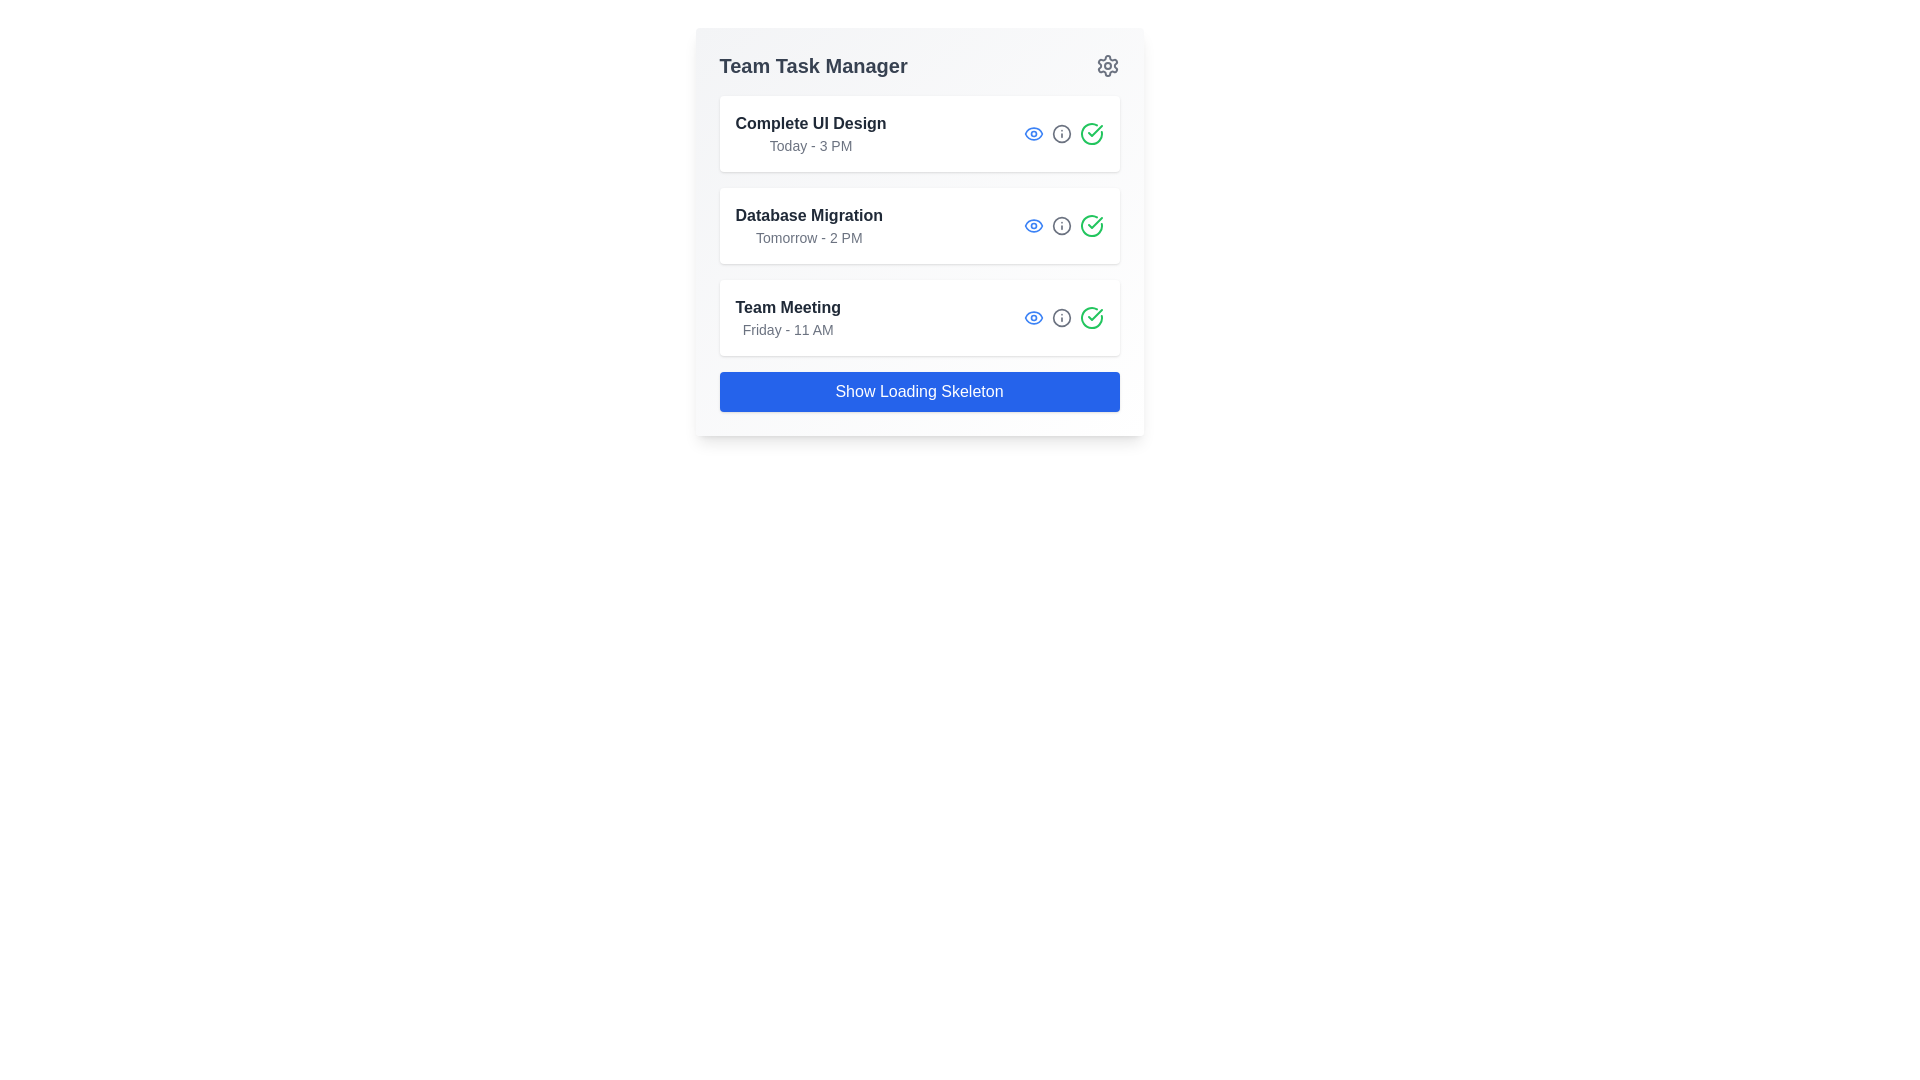 This screenshot has height=1080, width=1920. Describe the element at coordinates (1090, 225) in the screenshot. I see `the SVG graphic icon indicating completion status for the 'Database Migration' task, located on the far right of the second task row` at that location.